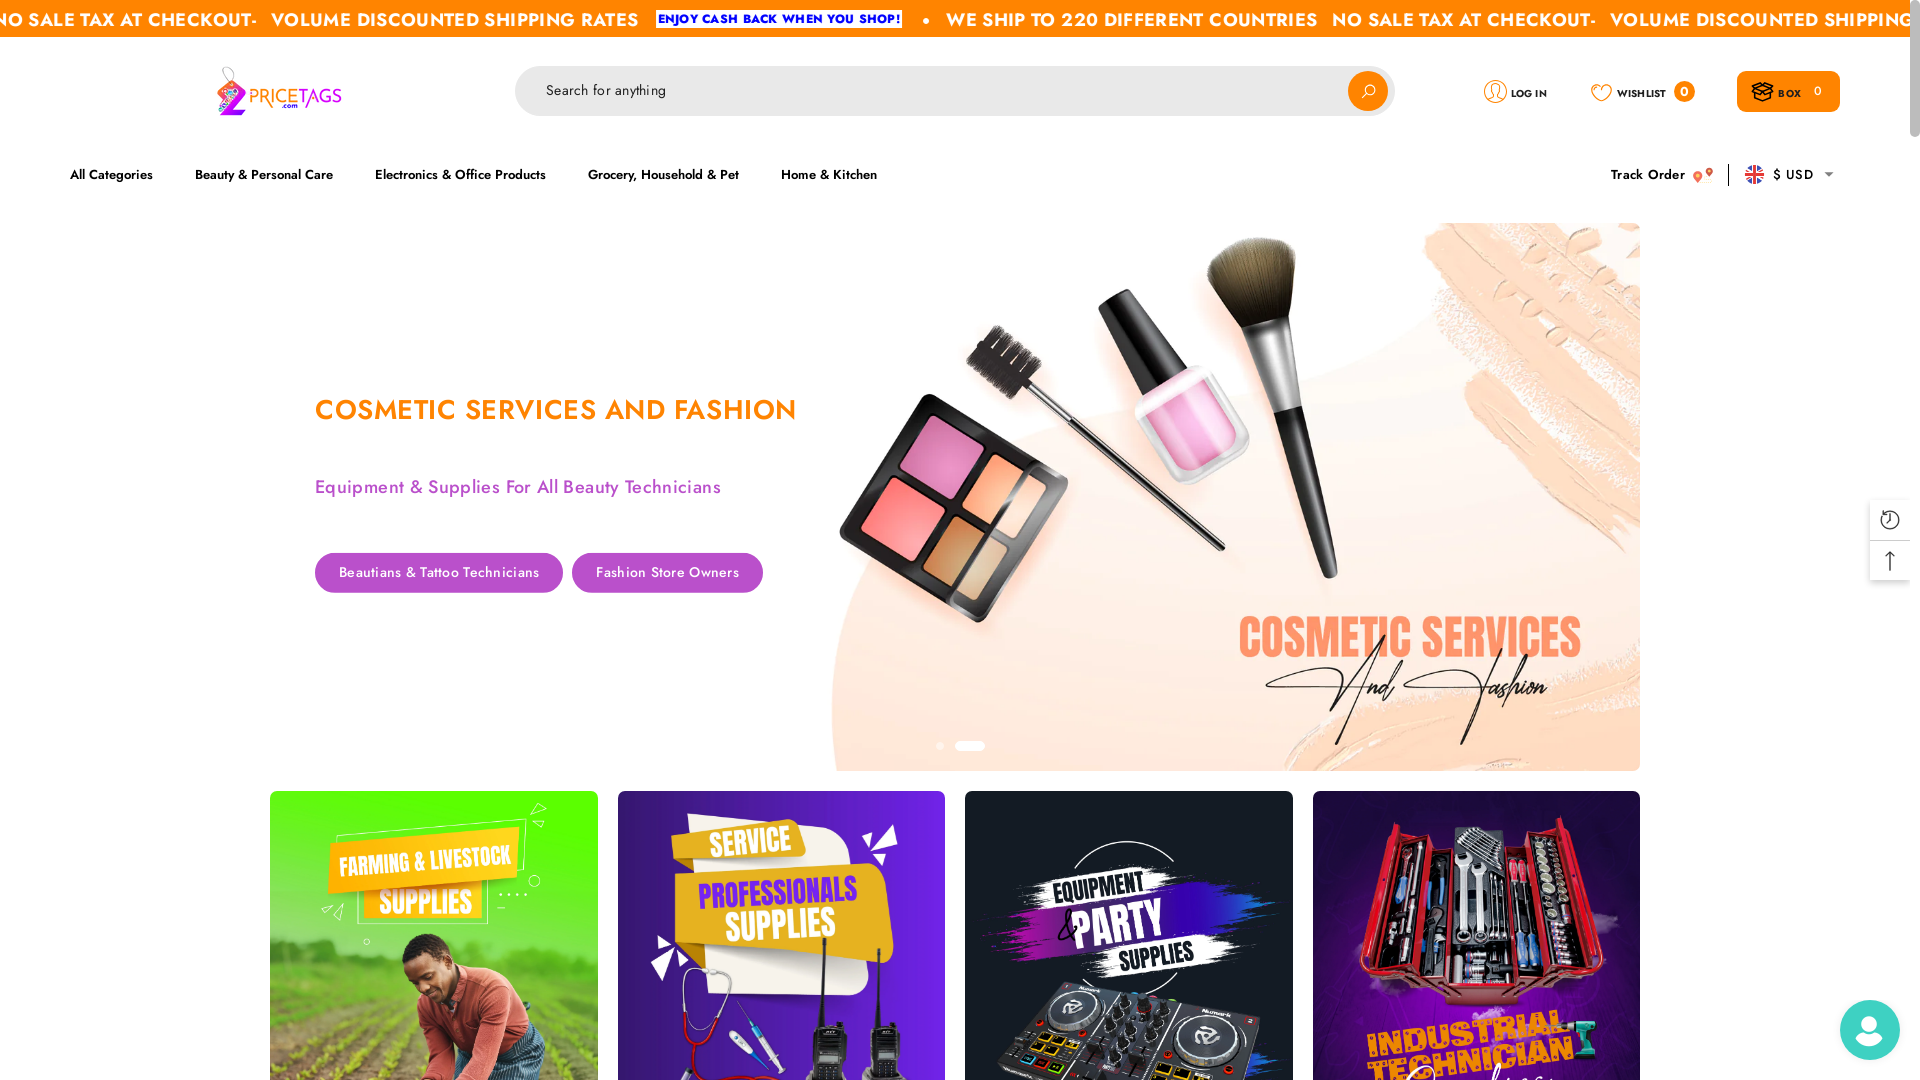  I want to click on '01', so click(939, 745).